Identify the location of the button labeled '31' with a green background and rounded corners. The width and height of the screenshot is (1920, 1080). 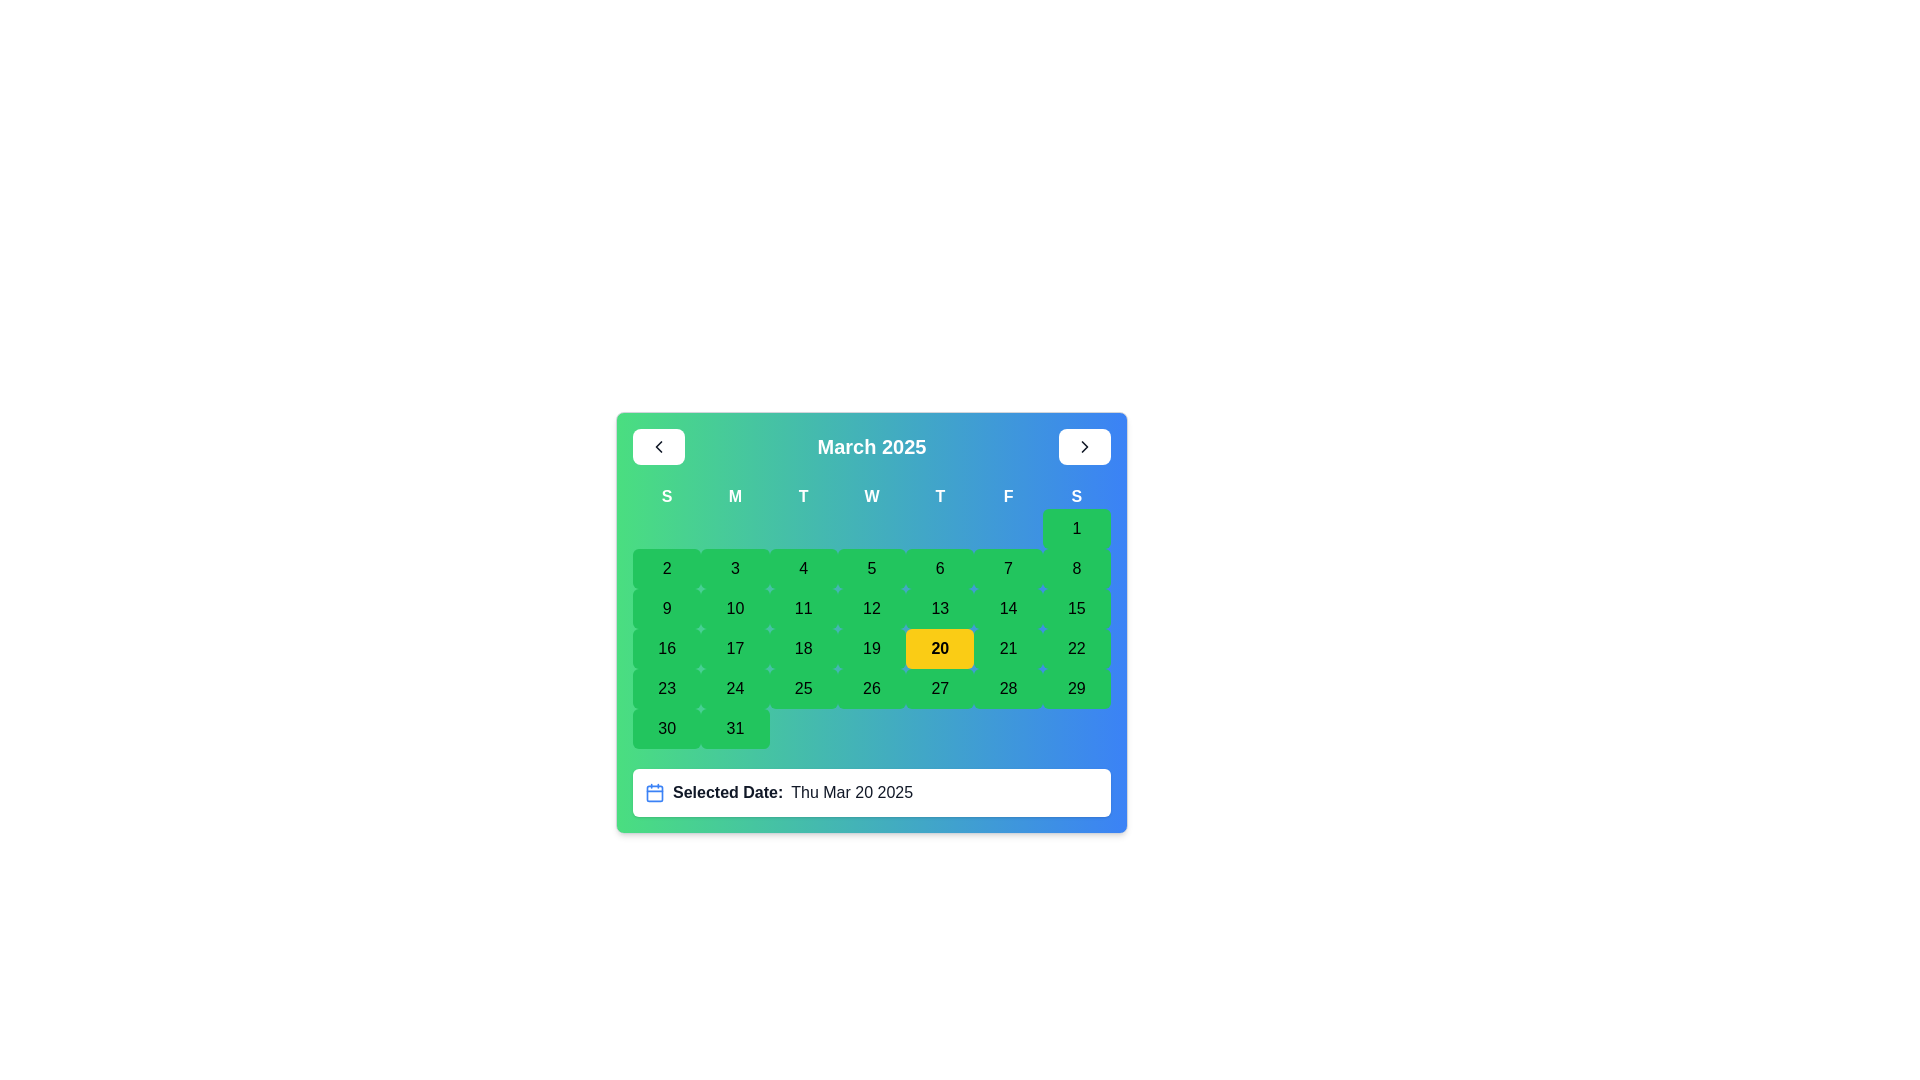
(734, 729).